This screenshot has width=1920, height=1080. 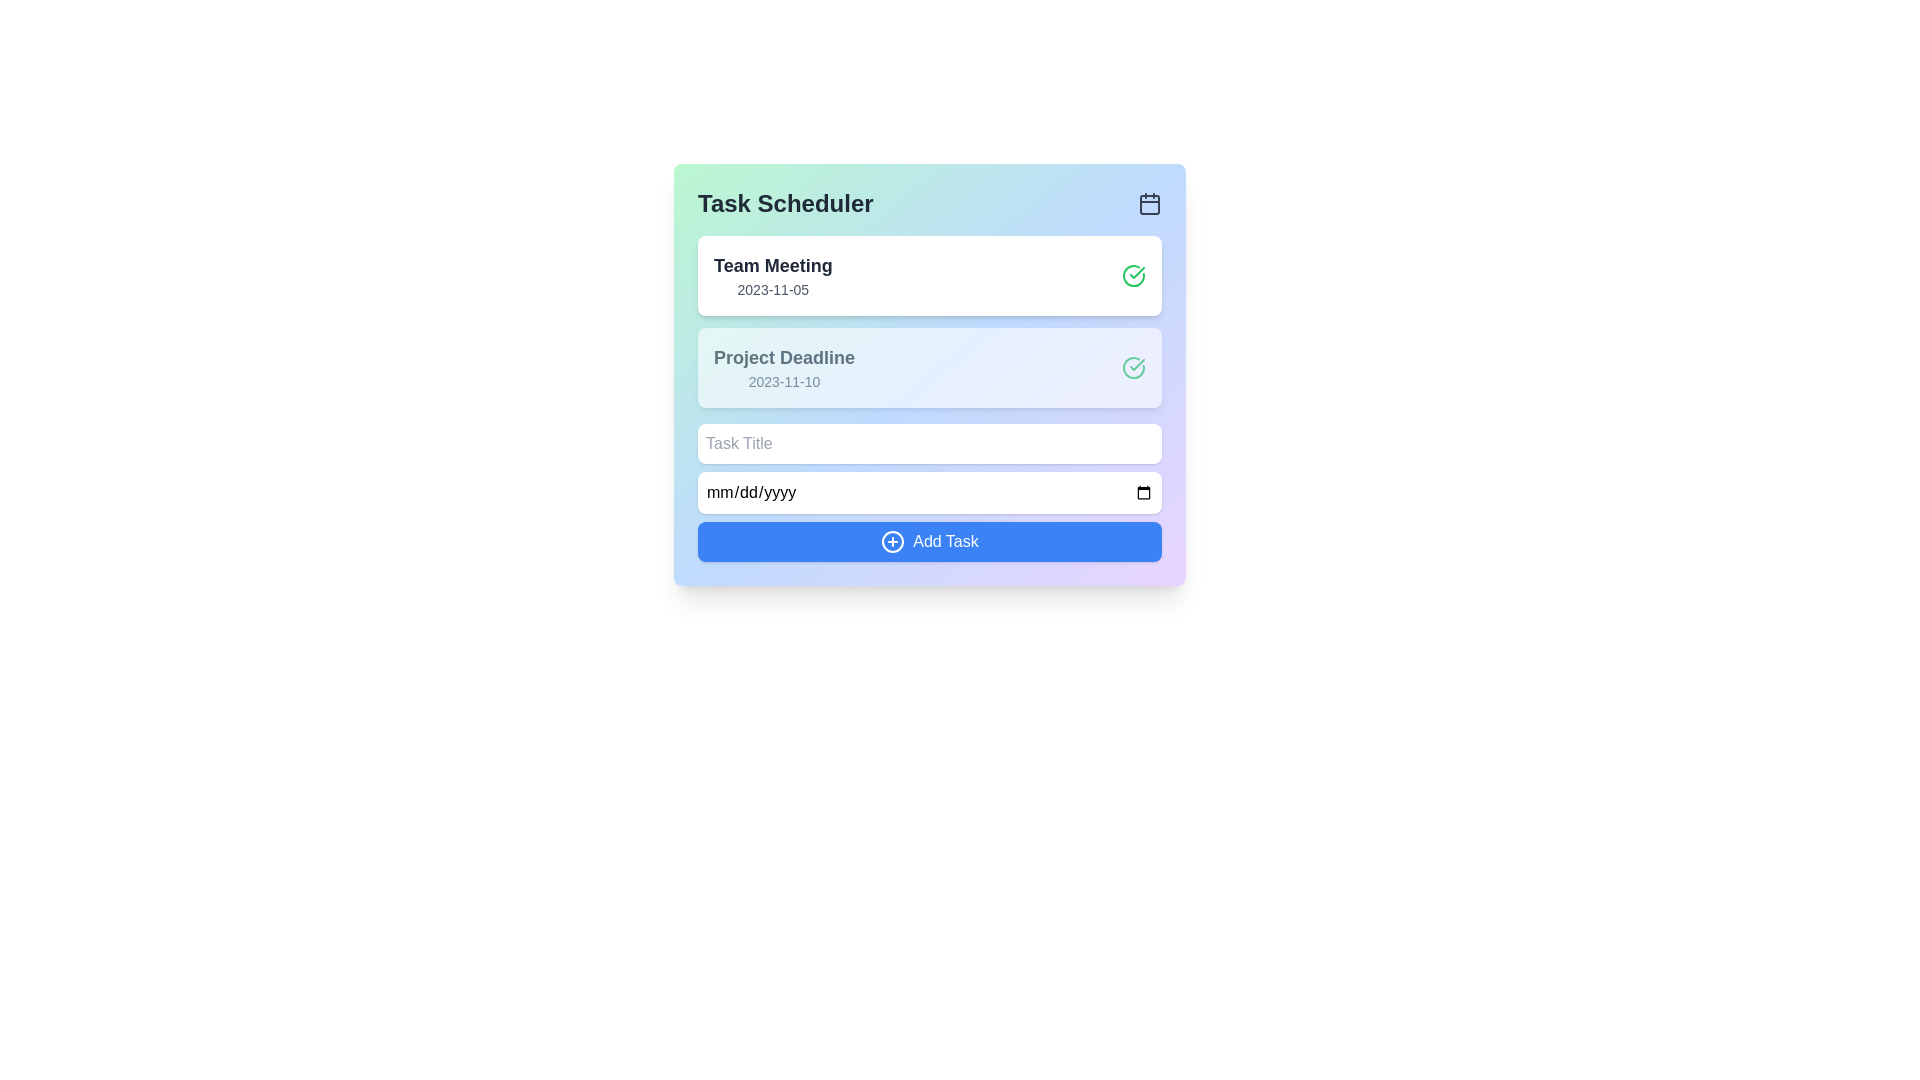 I want to click on the text label element that indicates the project deadline, located under the 'Project Deadline' title and above the 'Task Title' input field in the middle of the interface, so click(x=783, y=381).